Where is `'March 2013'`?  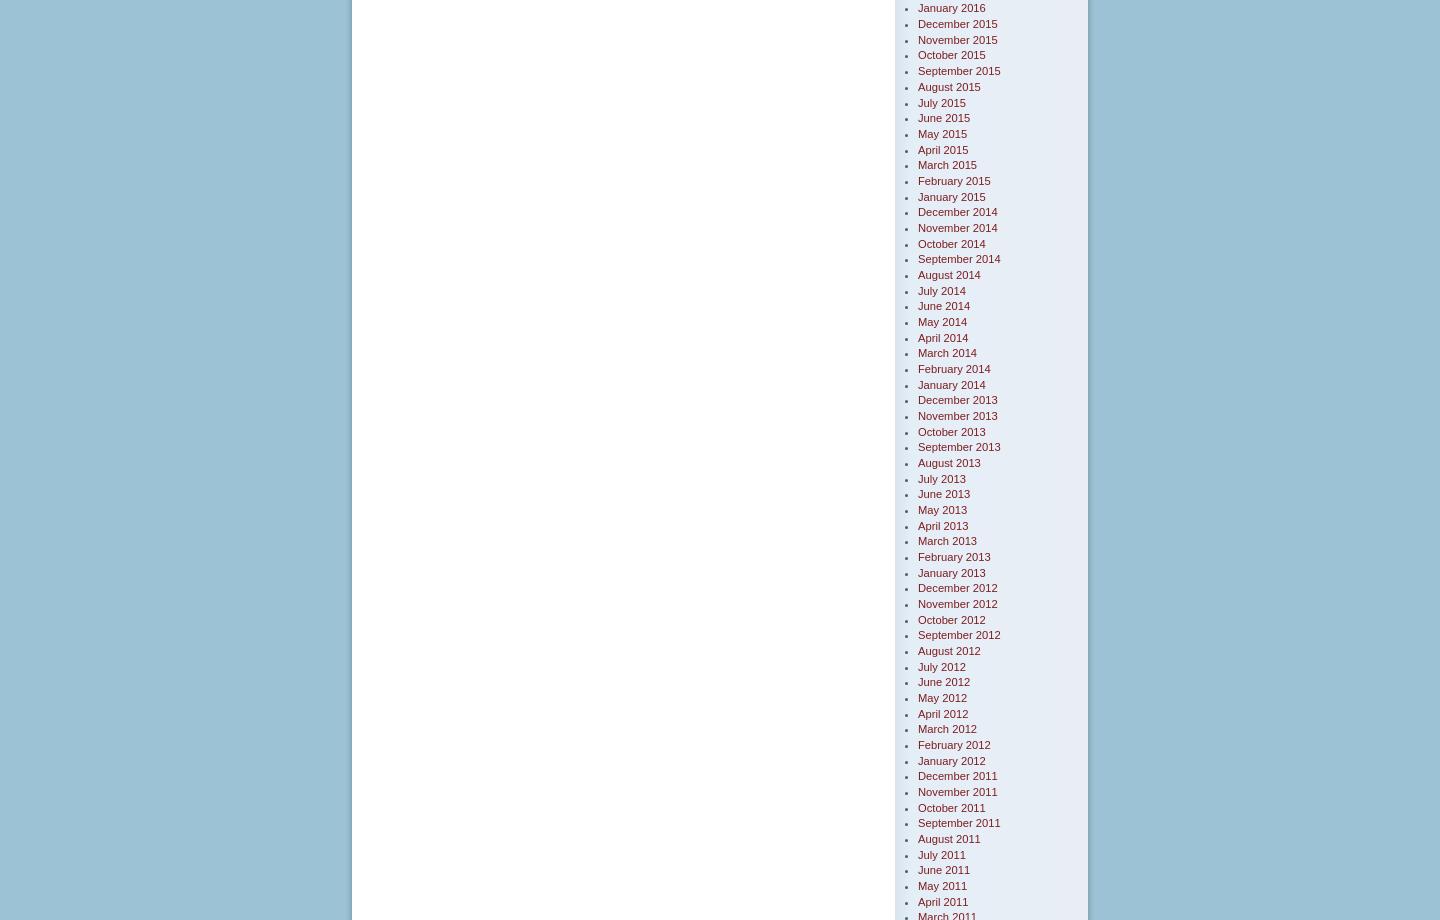
'March 2013' is located at coordinates (947, 540).